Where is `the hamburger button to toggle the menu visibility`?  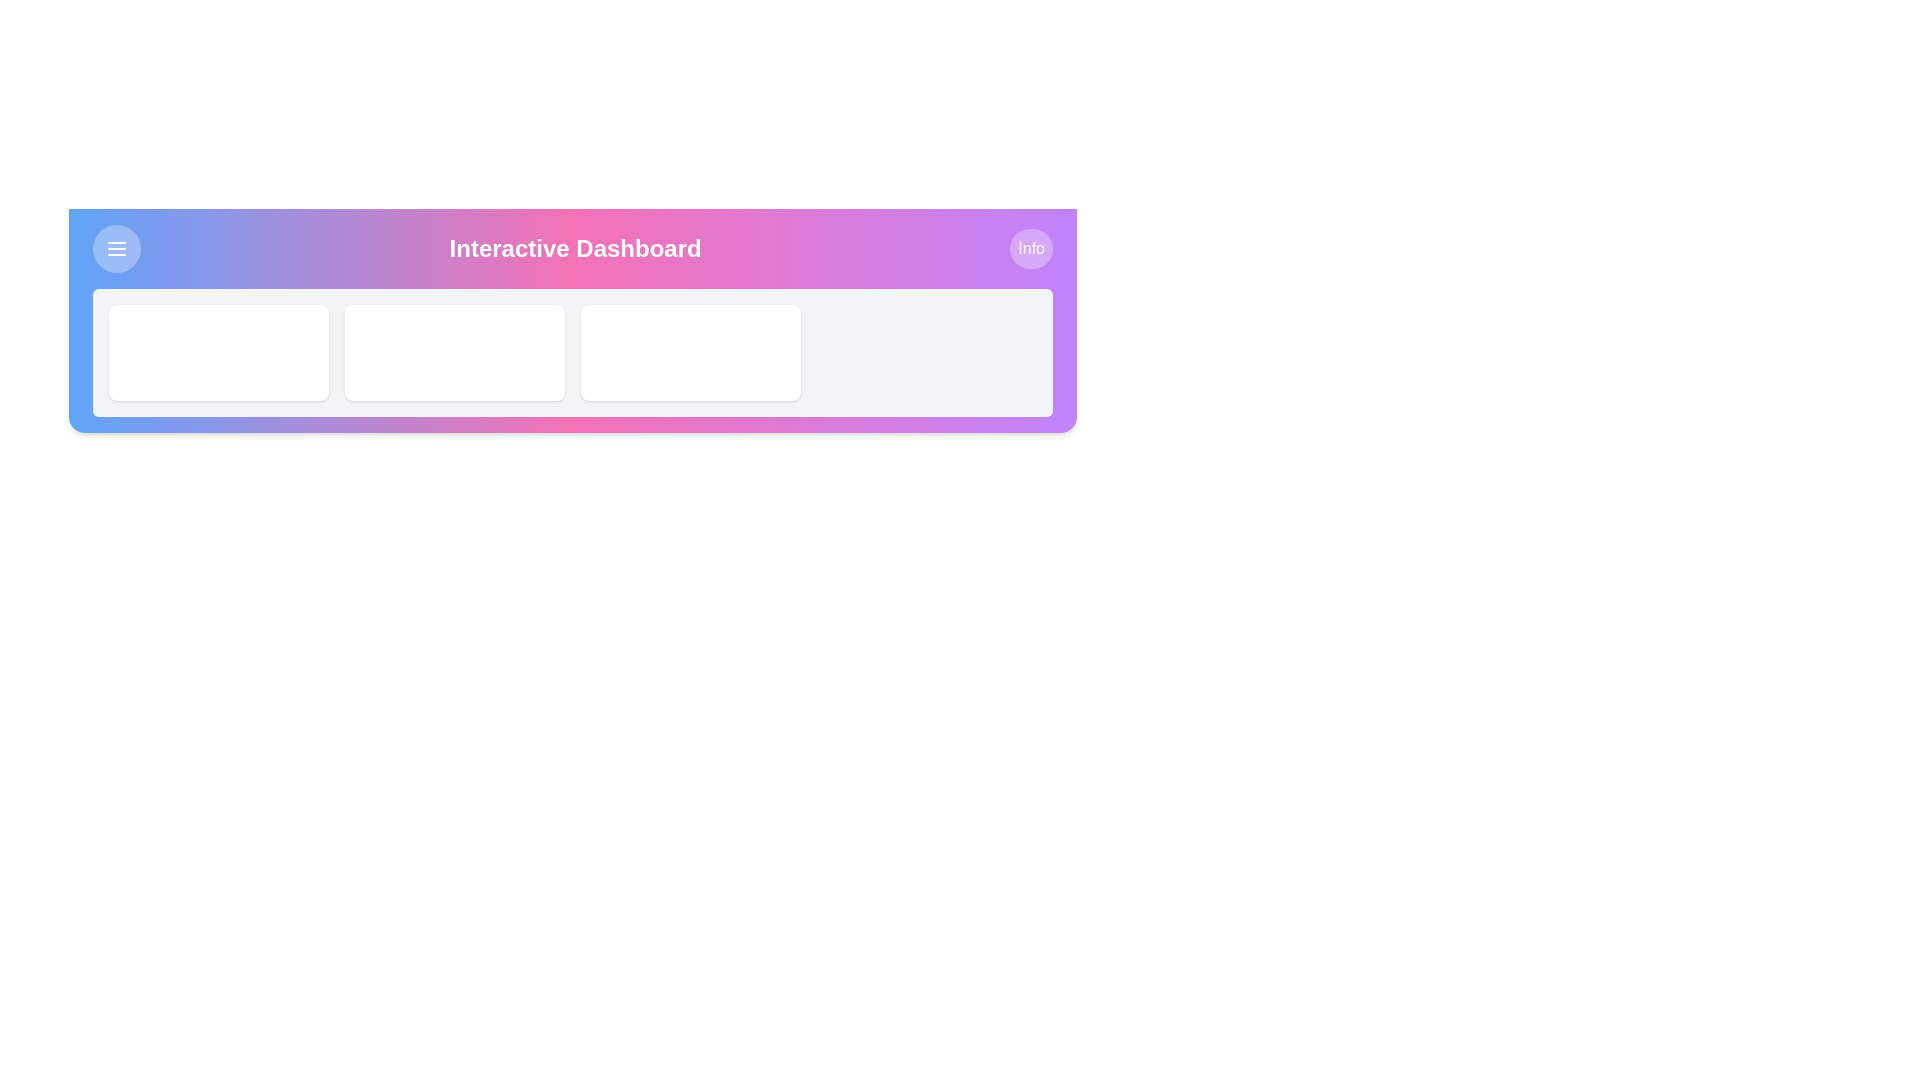
the hamburger button to toggle the menu visibility is located at coordinates (115, 248).